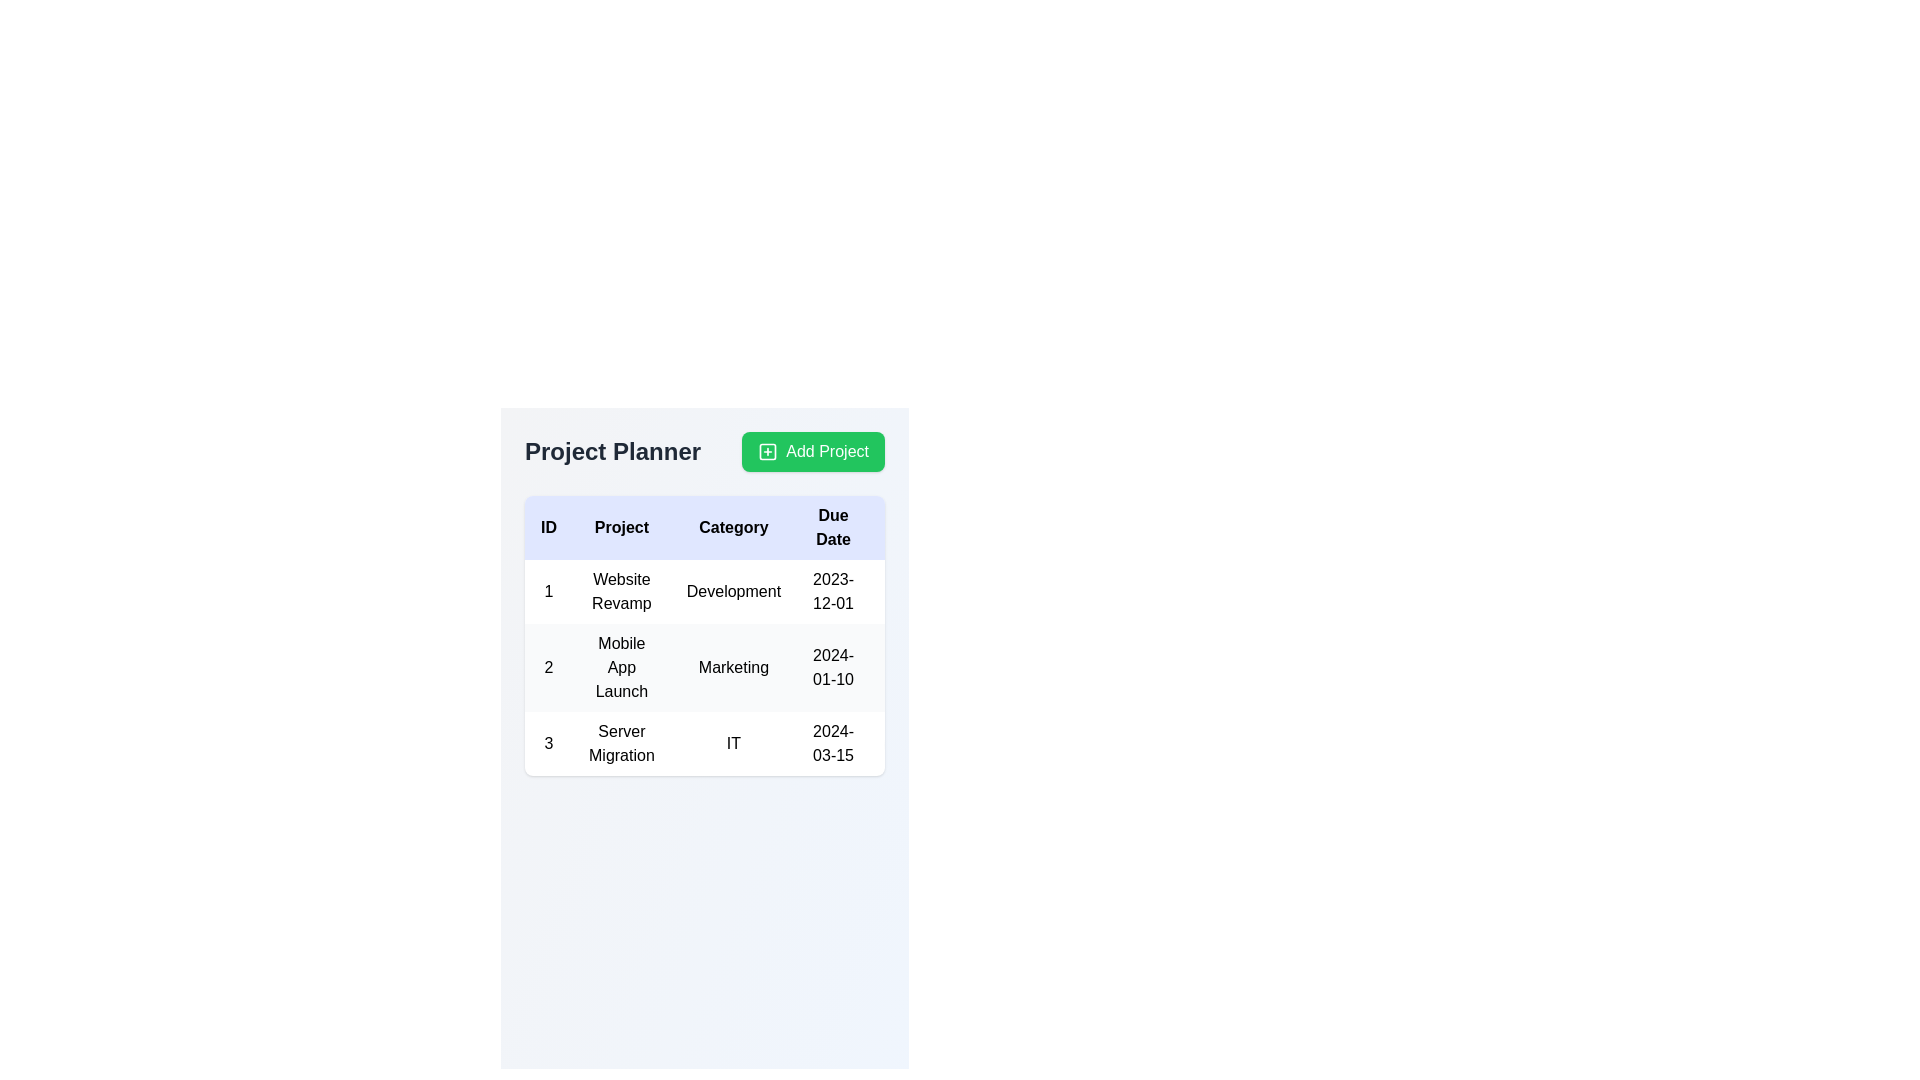 Image resolution: width=1920 pixels, height=1080 pixels. Describe the element at coordinates (548, 744) in the screenshot. I see `the static text field that acts as a unique identifier for the last row in the table under the heading 'ID', located to the left of the text 'Server Migration'` at that location.